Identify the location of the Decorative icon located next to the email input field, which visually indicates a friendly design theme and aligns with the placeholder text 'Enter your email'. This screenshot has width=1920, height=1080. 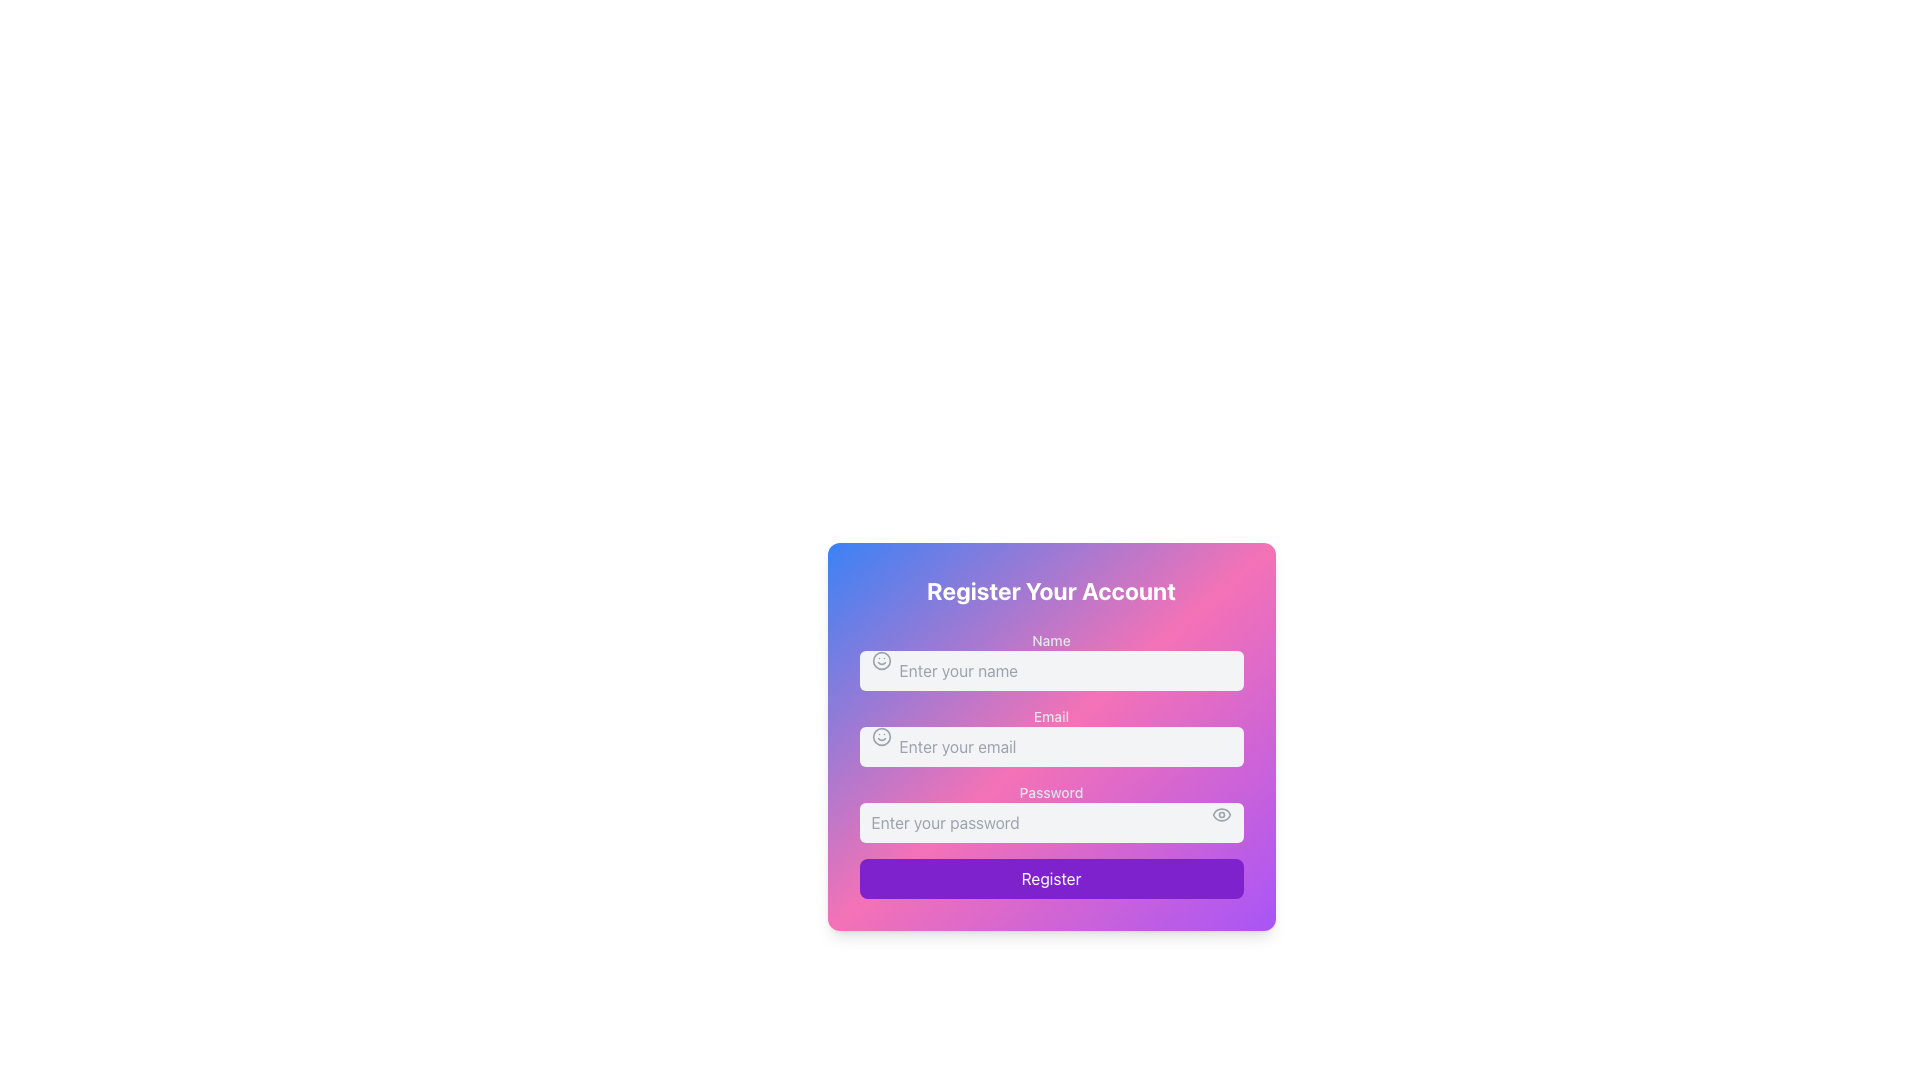
(880, 736).